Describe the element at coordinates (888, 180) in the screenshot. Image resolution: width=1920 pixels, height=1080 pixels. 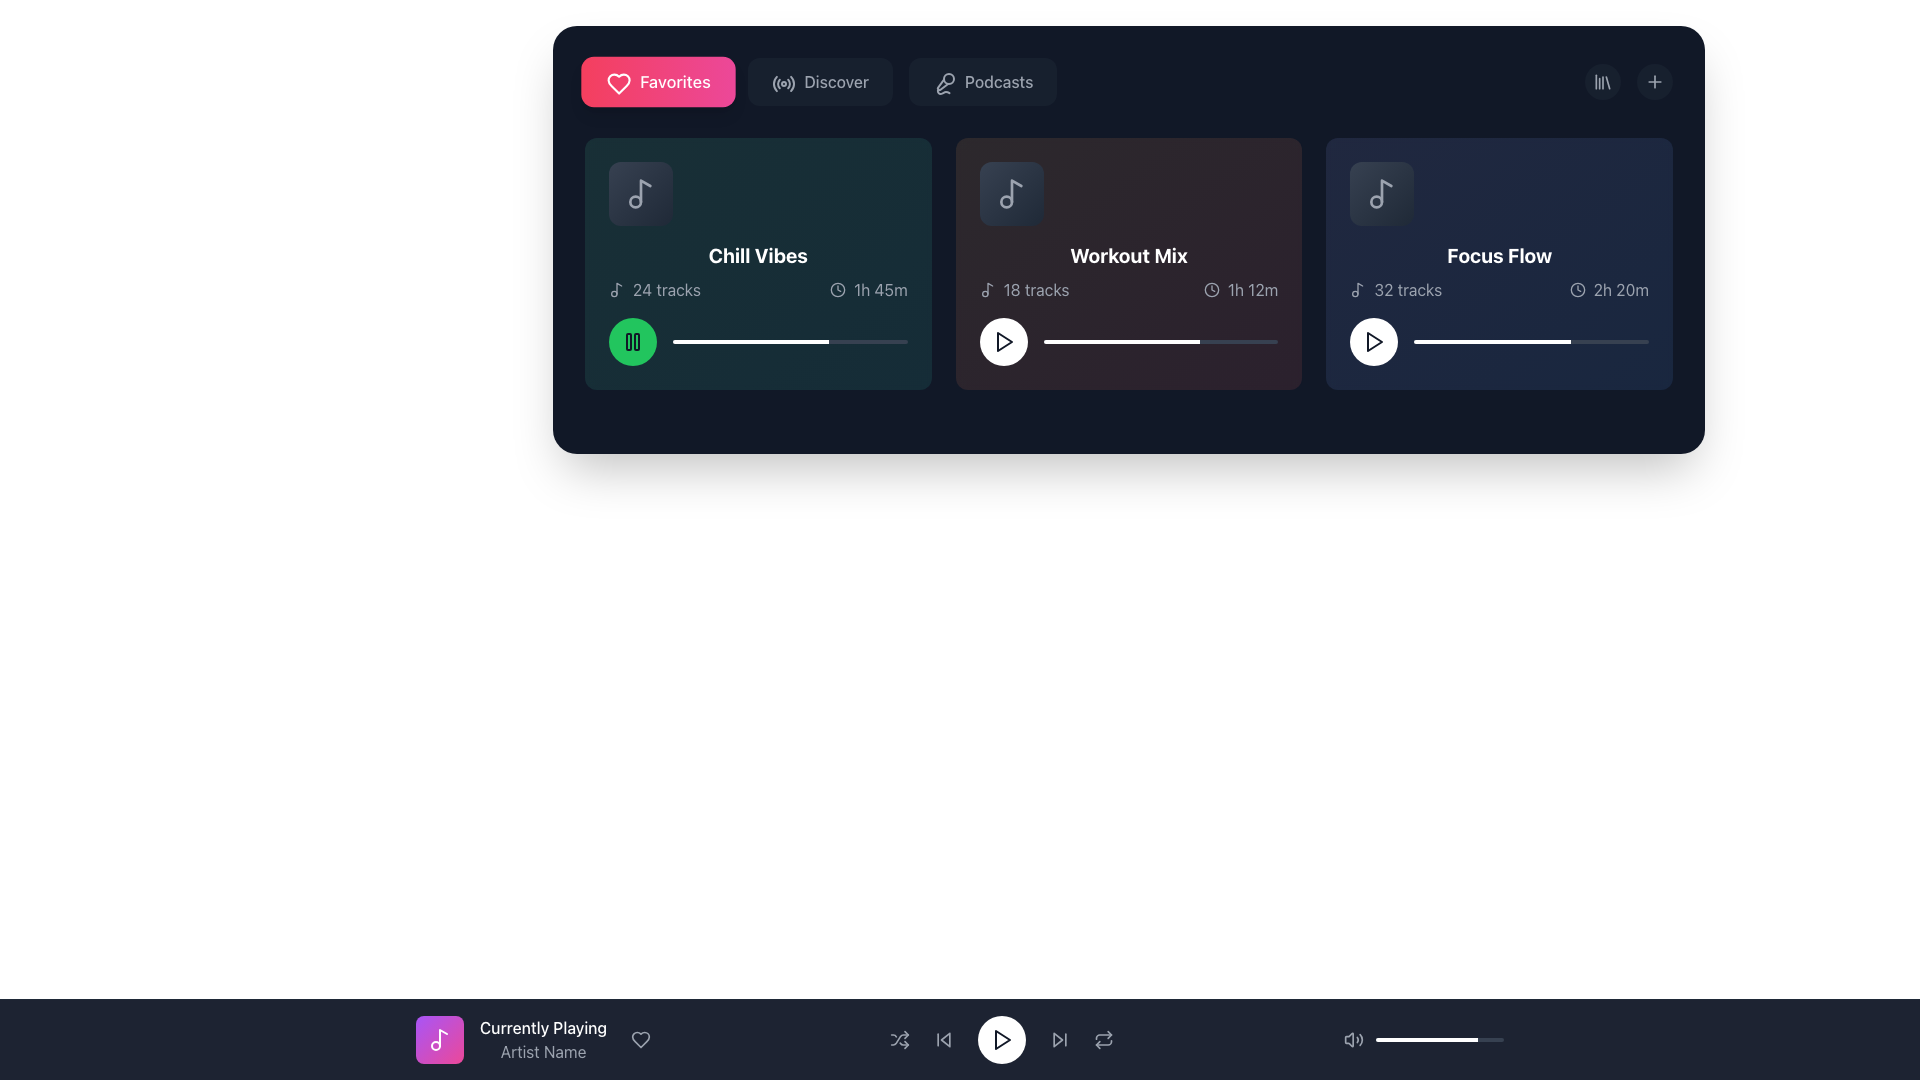
I see `the button located in the upper-right corner of the 'Chill Vibes' card` at that location.